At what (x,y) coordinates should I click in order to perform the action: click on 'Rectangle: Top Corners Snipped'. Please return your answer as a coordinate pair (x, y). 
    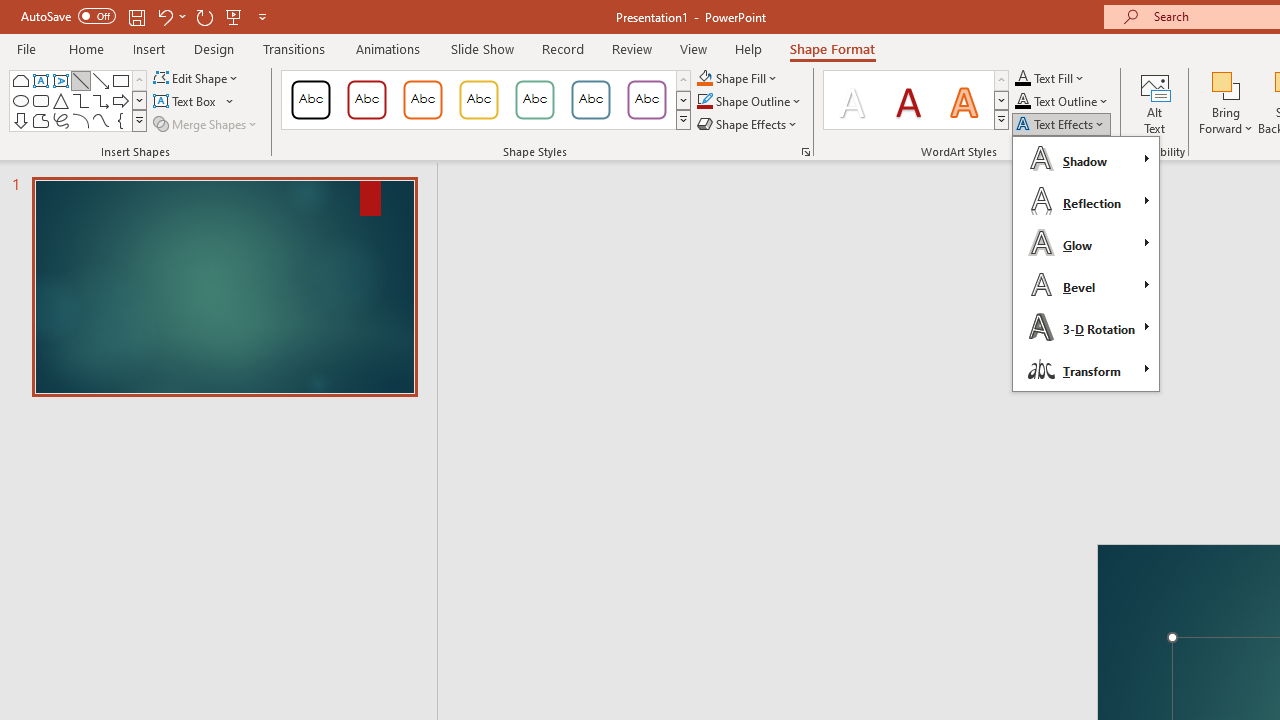
    Looking at the image, I should click on (21, 80).